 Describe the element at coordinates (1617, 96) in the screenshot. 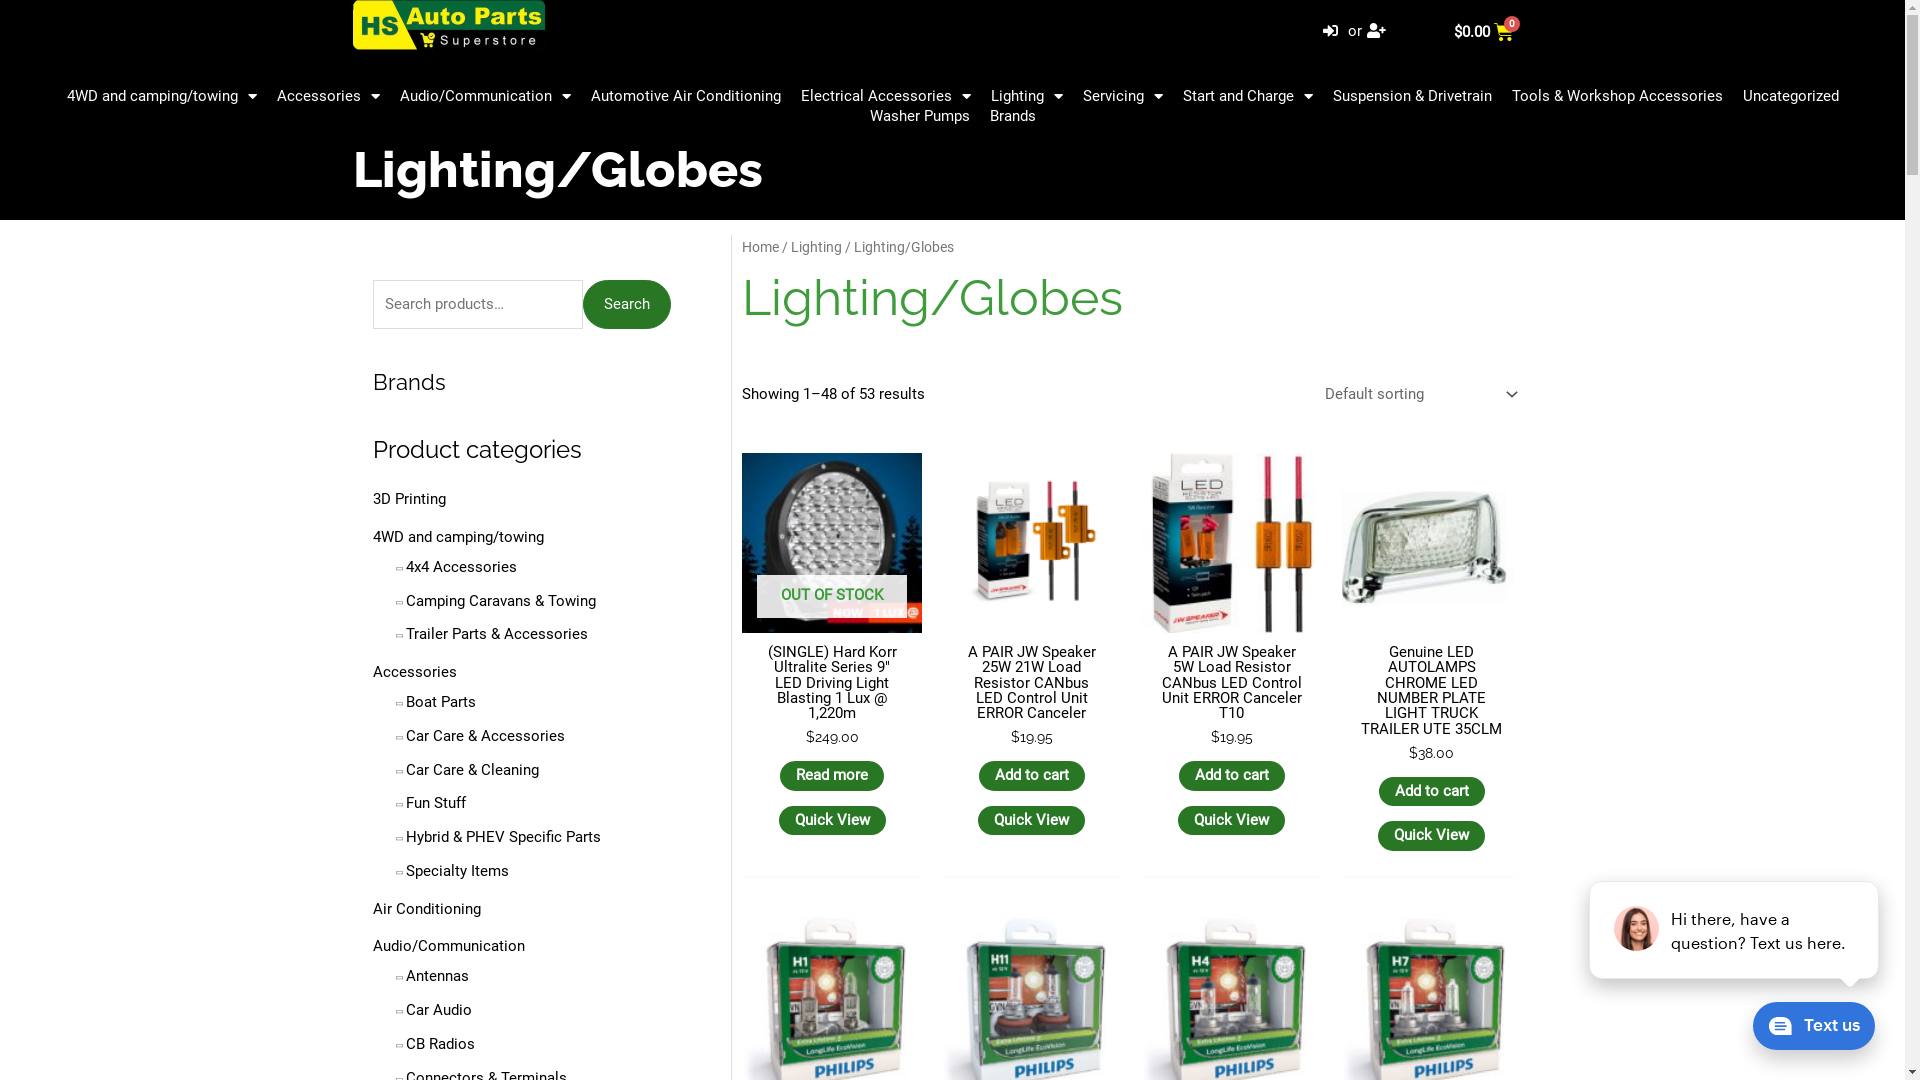

I see `'Tools & Workshop Accessories'` at that location.